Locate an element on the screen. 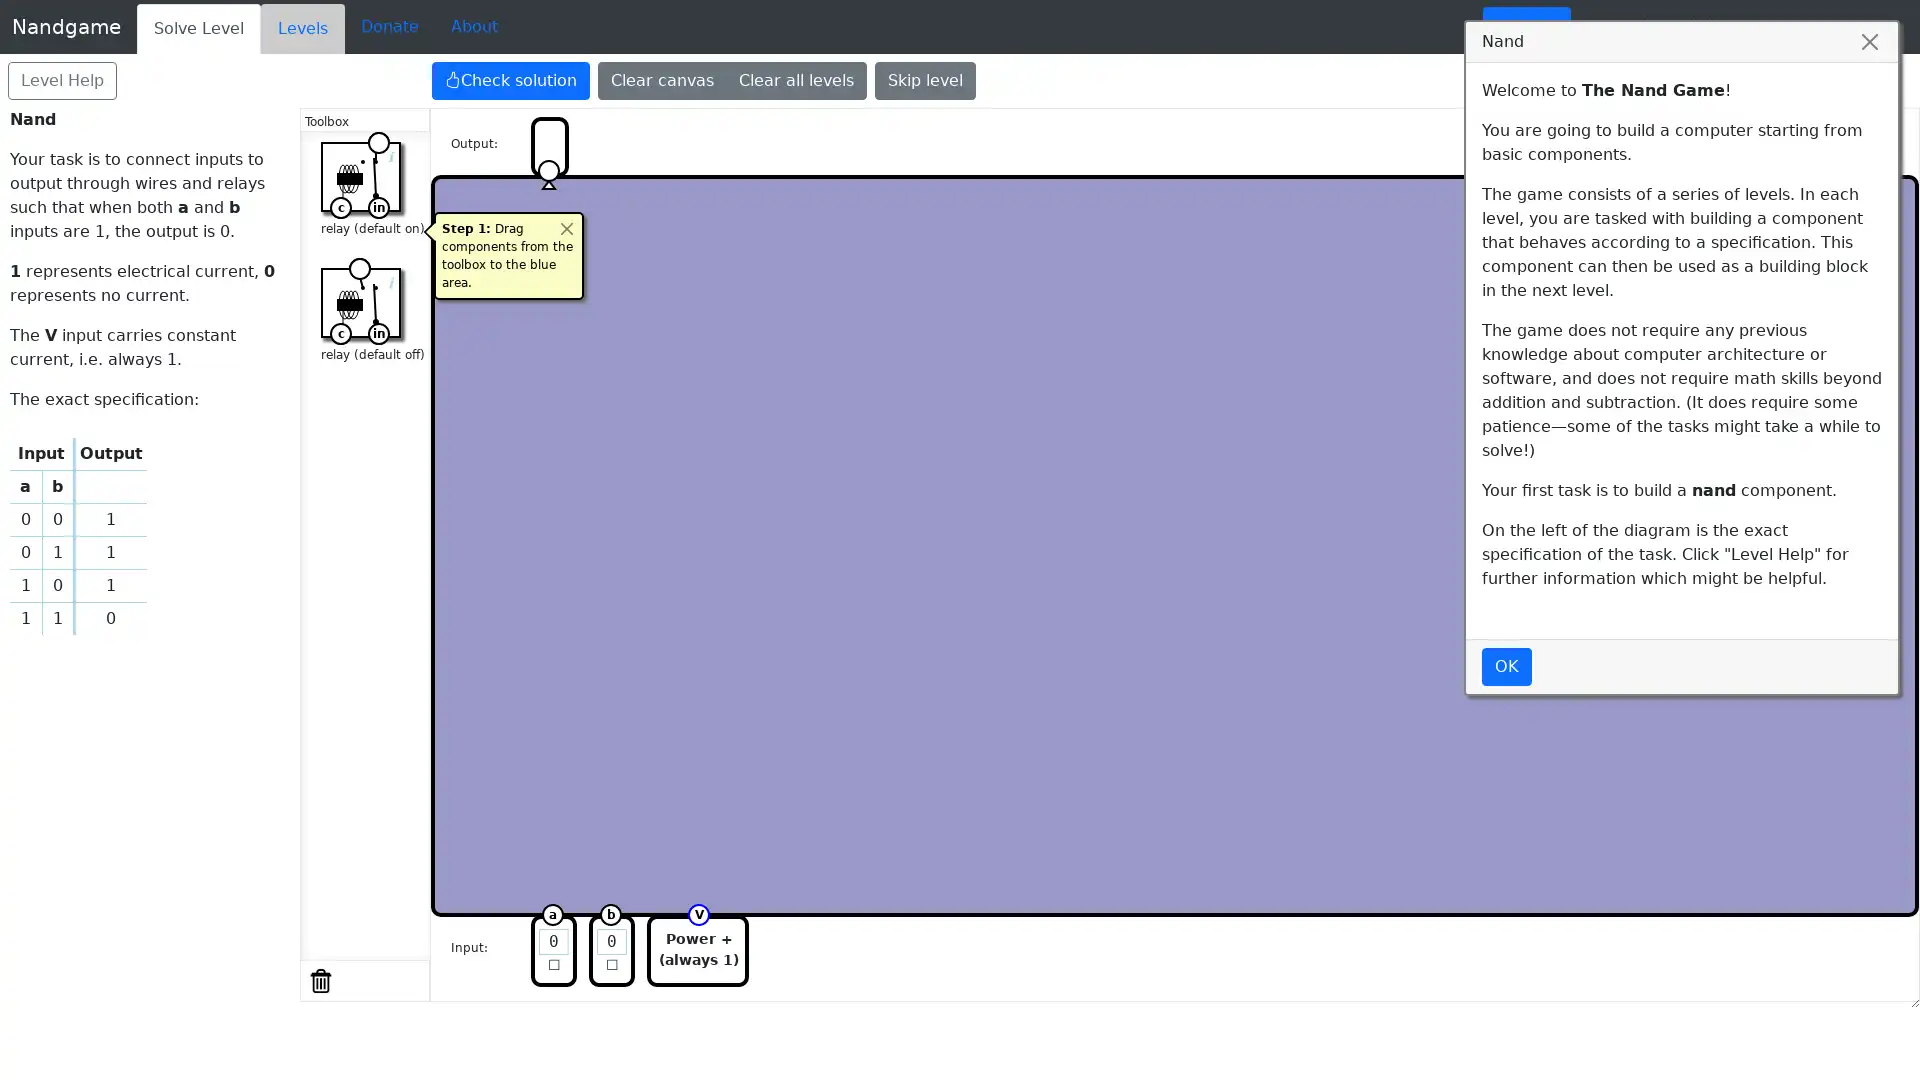 The image size is (1920, 1080). Check solution is located at coordinates (510, 80).